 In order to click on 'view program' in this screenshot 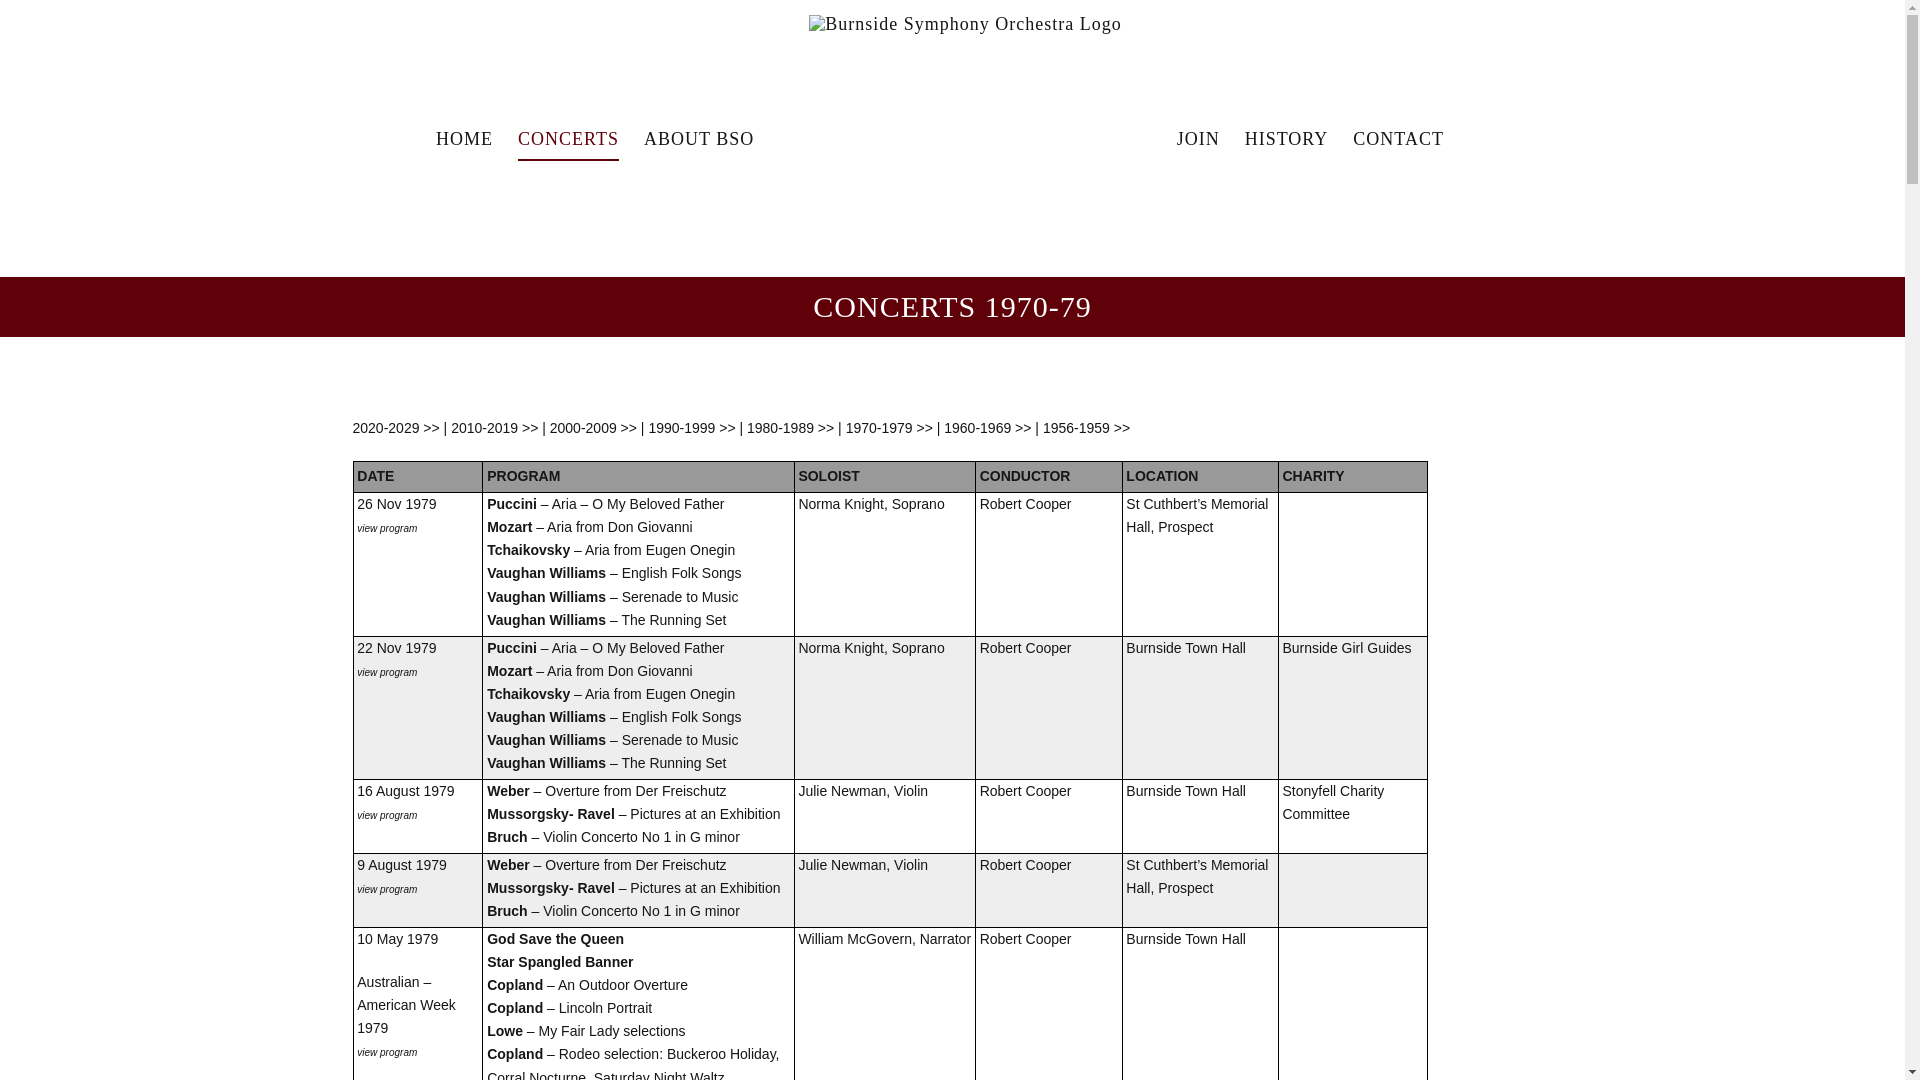, I will do `click(356, 1049)`.